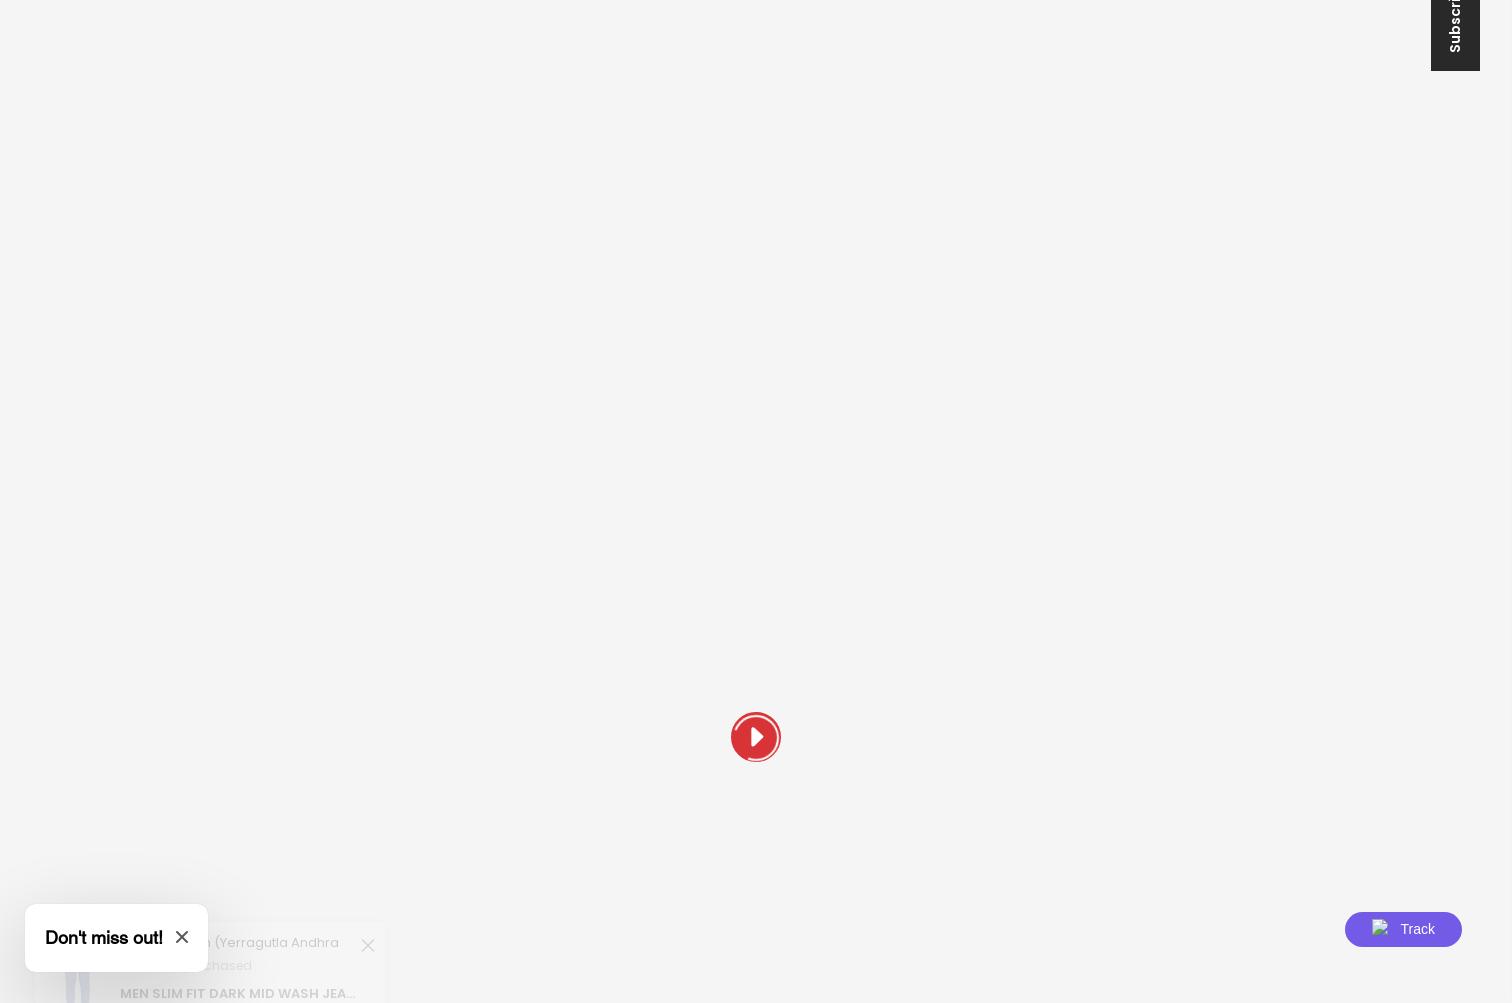 This screenshot has height=1003, width=1512. I want to click on 'Refund policy', so click(824, 479).